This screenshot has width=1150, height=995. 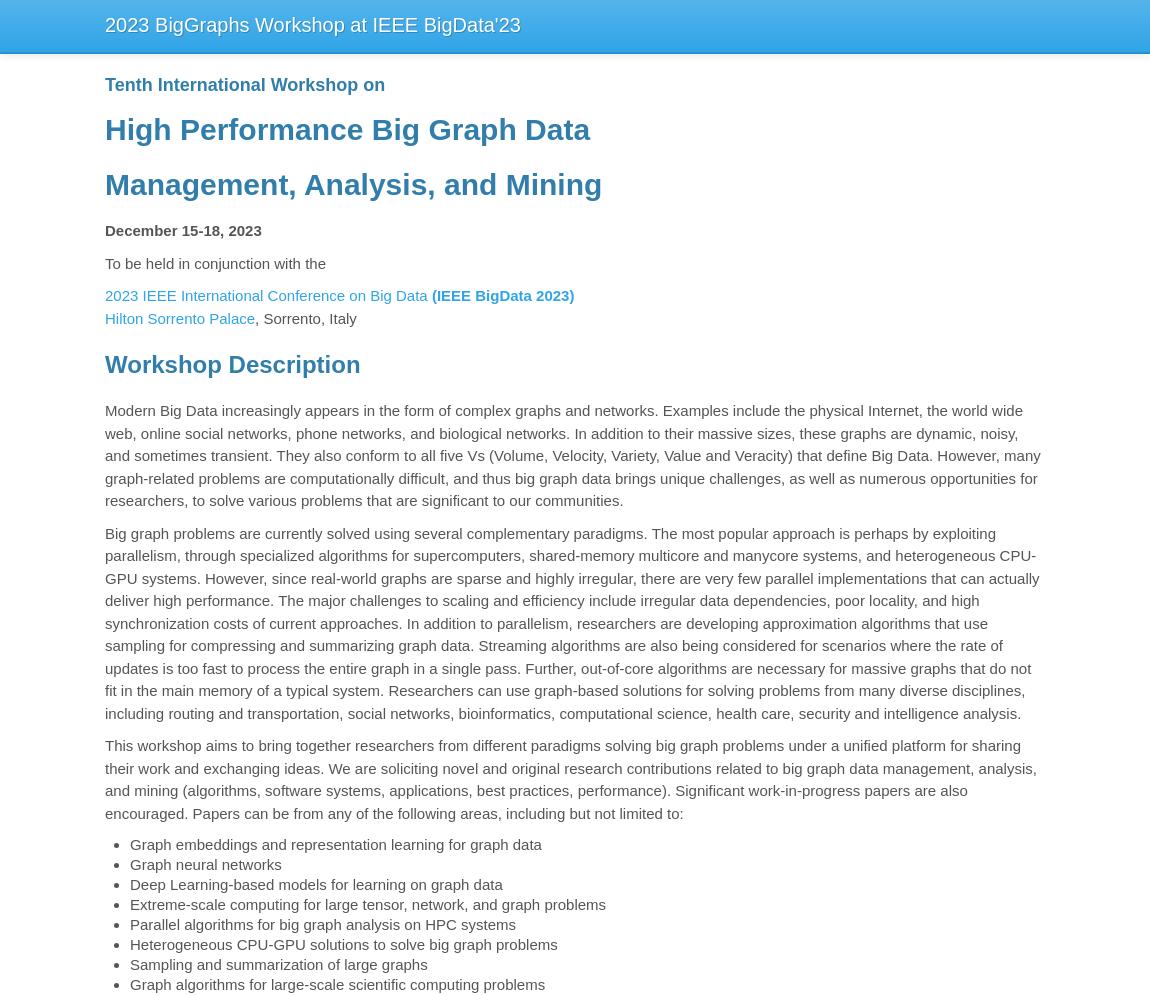 I want to click on 'Heterogeneous CPU-GPU solutions to solve big graph problems', so click(x=343, y=944).